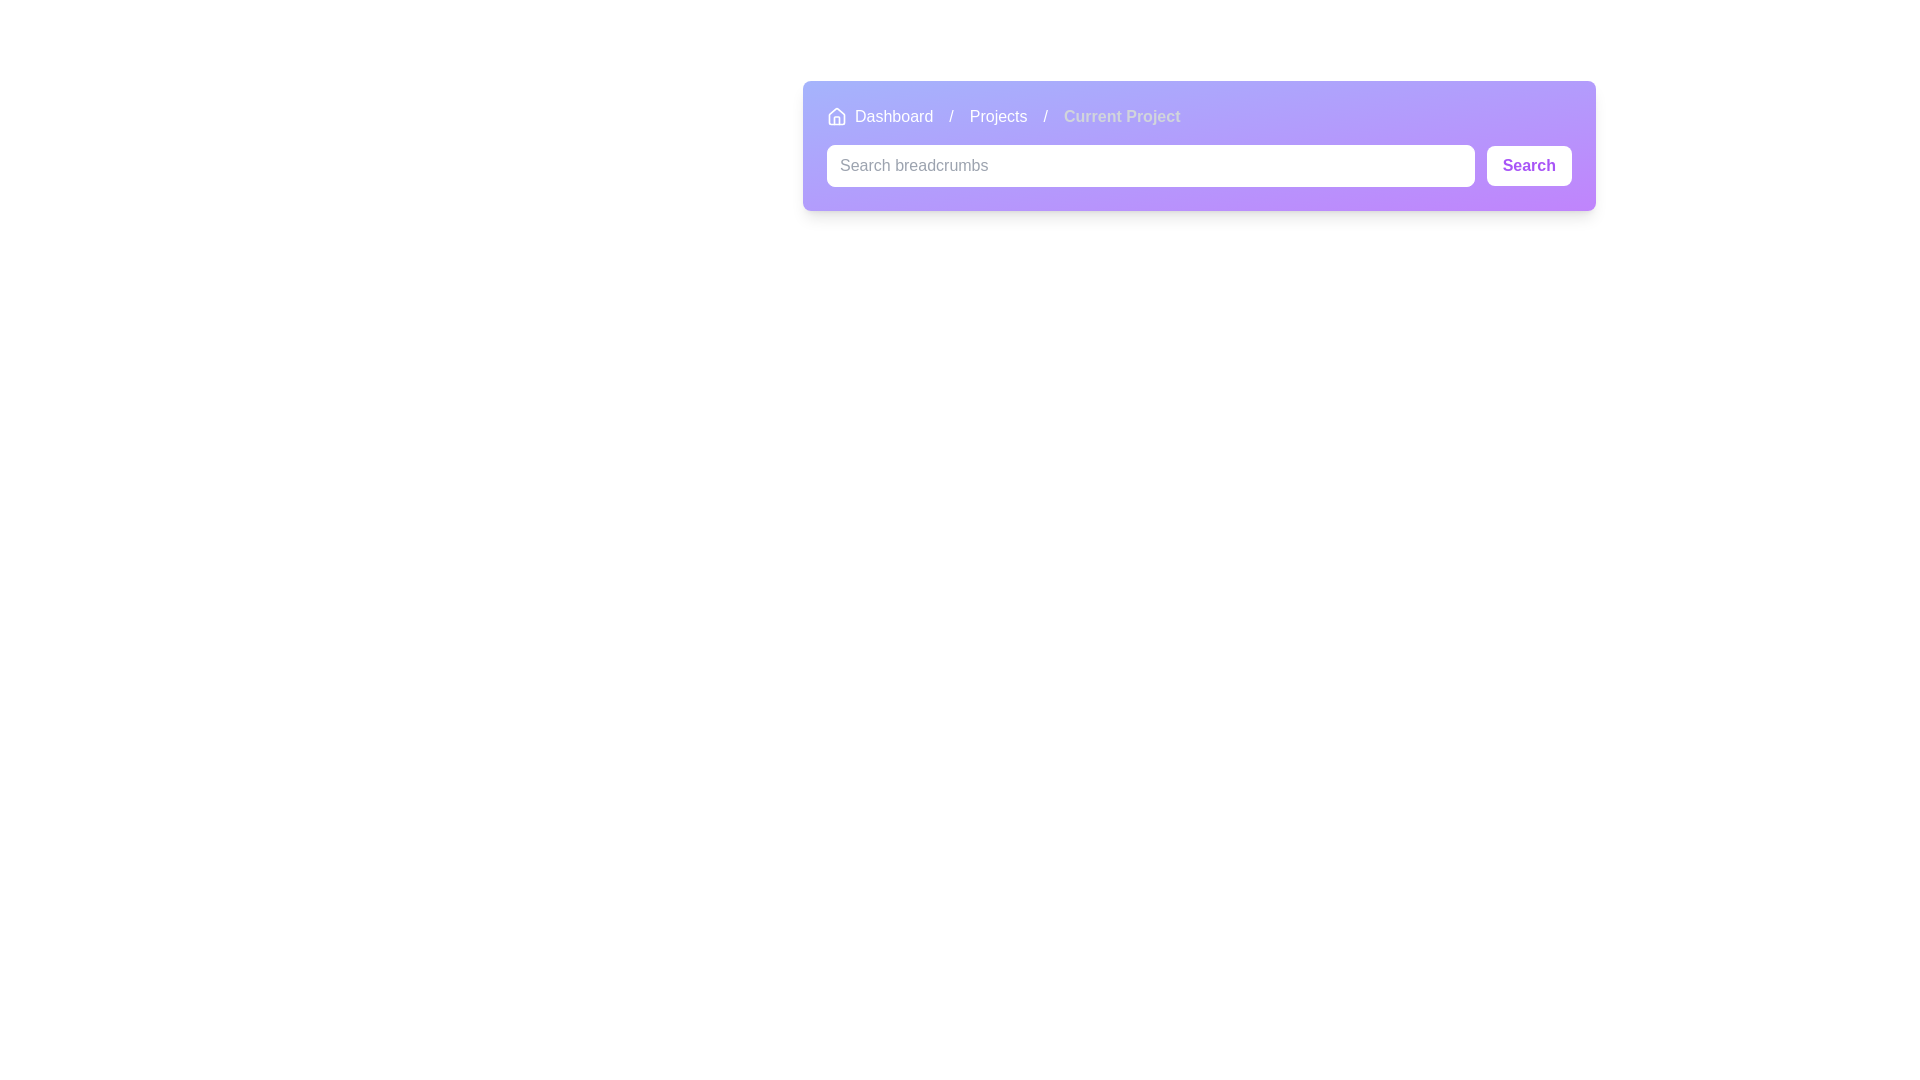  Describe the element at coordinates (998, 116) in the screenshot. I see `the 'Projects' hyperlink text in the breadcrumb navigation` at that location.